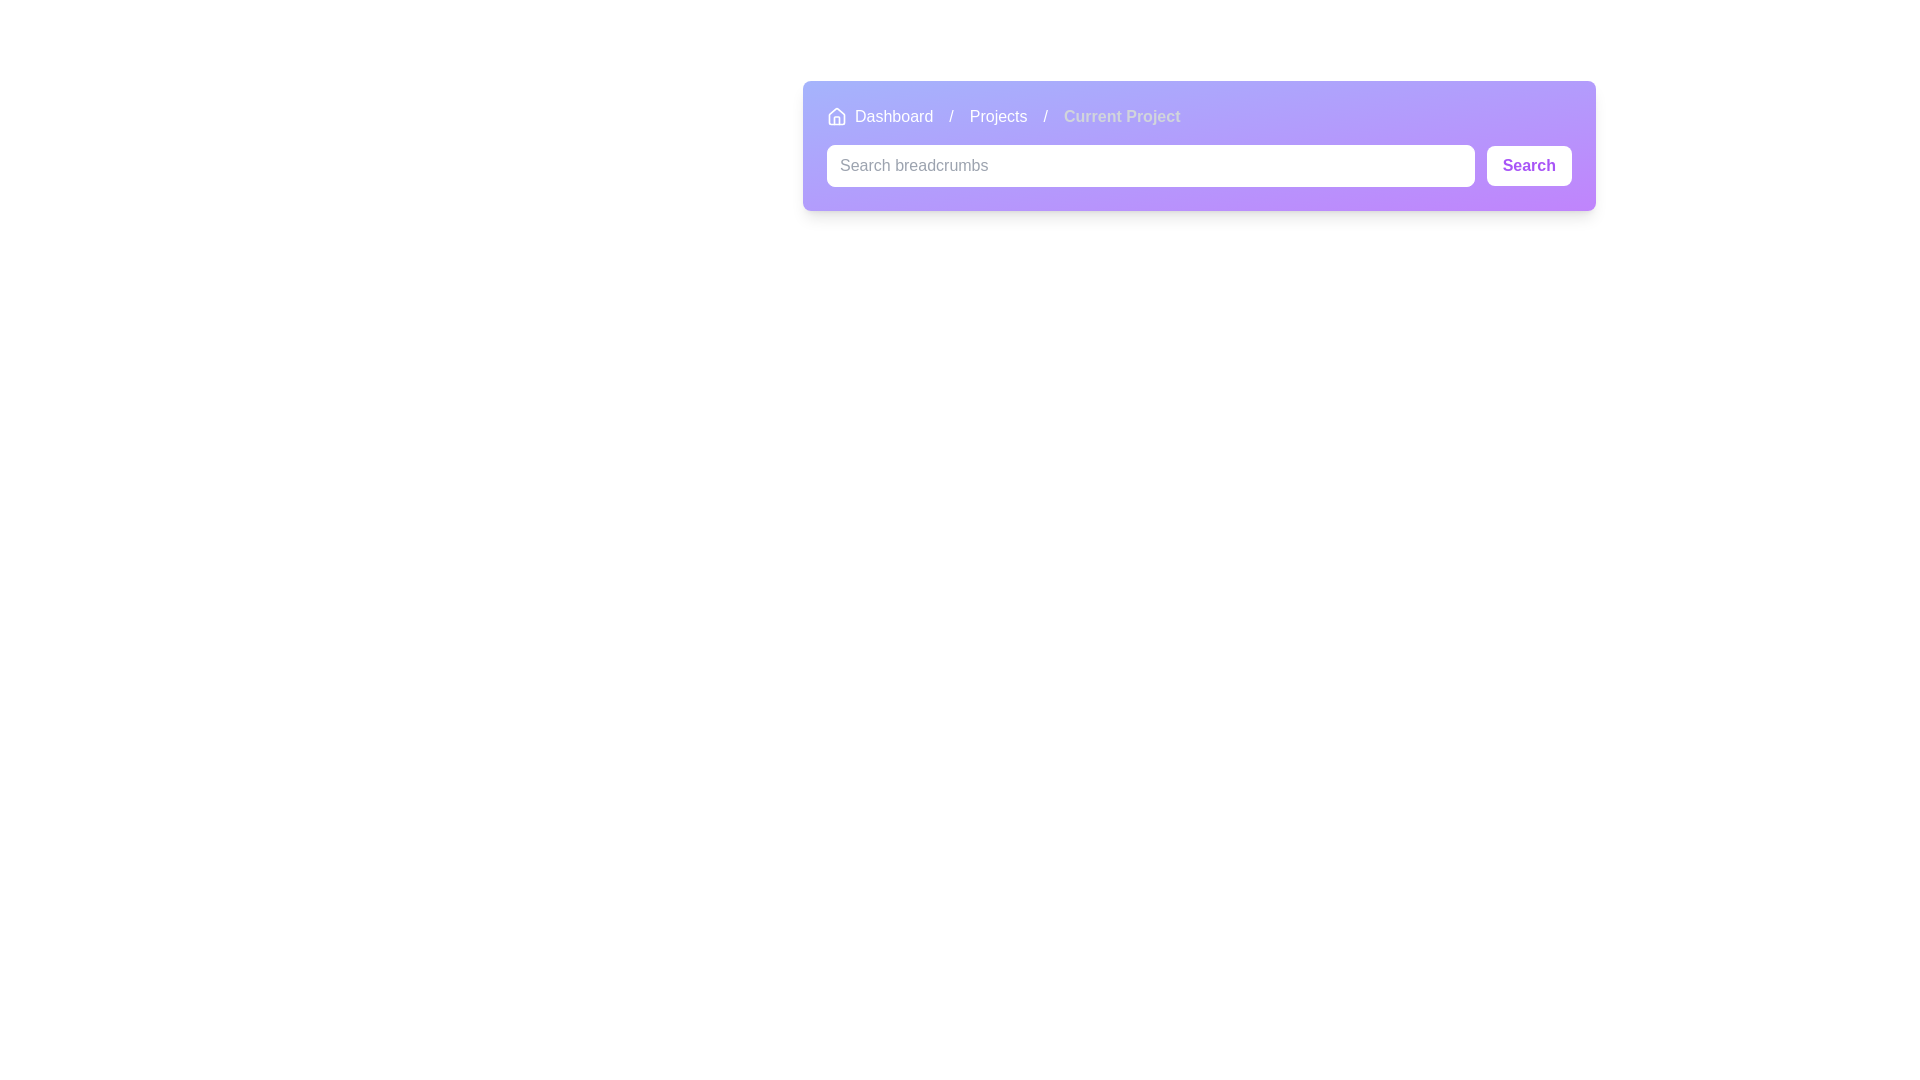  Describe the element at coordinates (998, 116) in the screenshot. I see `the 'Projects' hyperlink text in the breadcrumb navigation` at that location.